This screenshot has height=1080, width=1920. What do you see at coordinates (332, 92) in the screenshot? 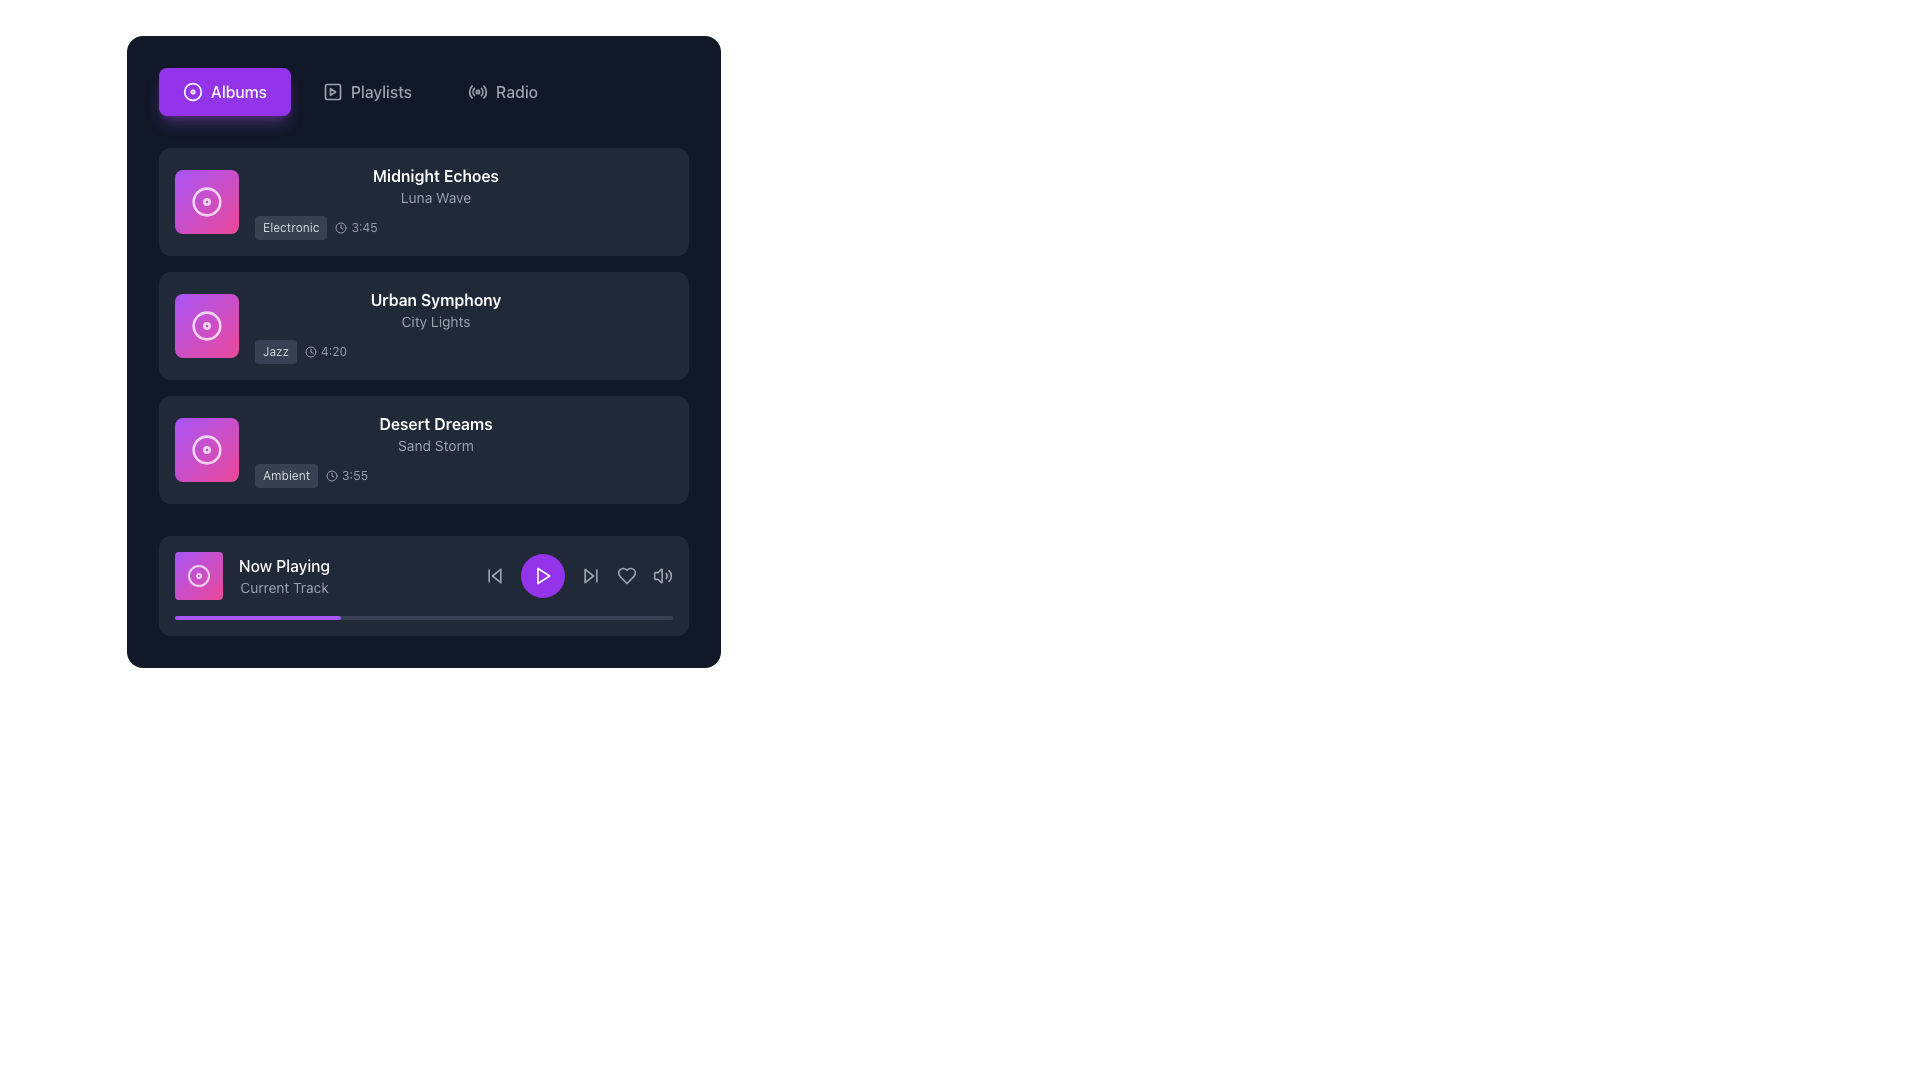
I see `the square with rounded corners background element located within the 'Playlists' tab button in the upper navigation bar` at bounding box center [332, 92].